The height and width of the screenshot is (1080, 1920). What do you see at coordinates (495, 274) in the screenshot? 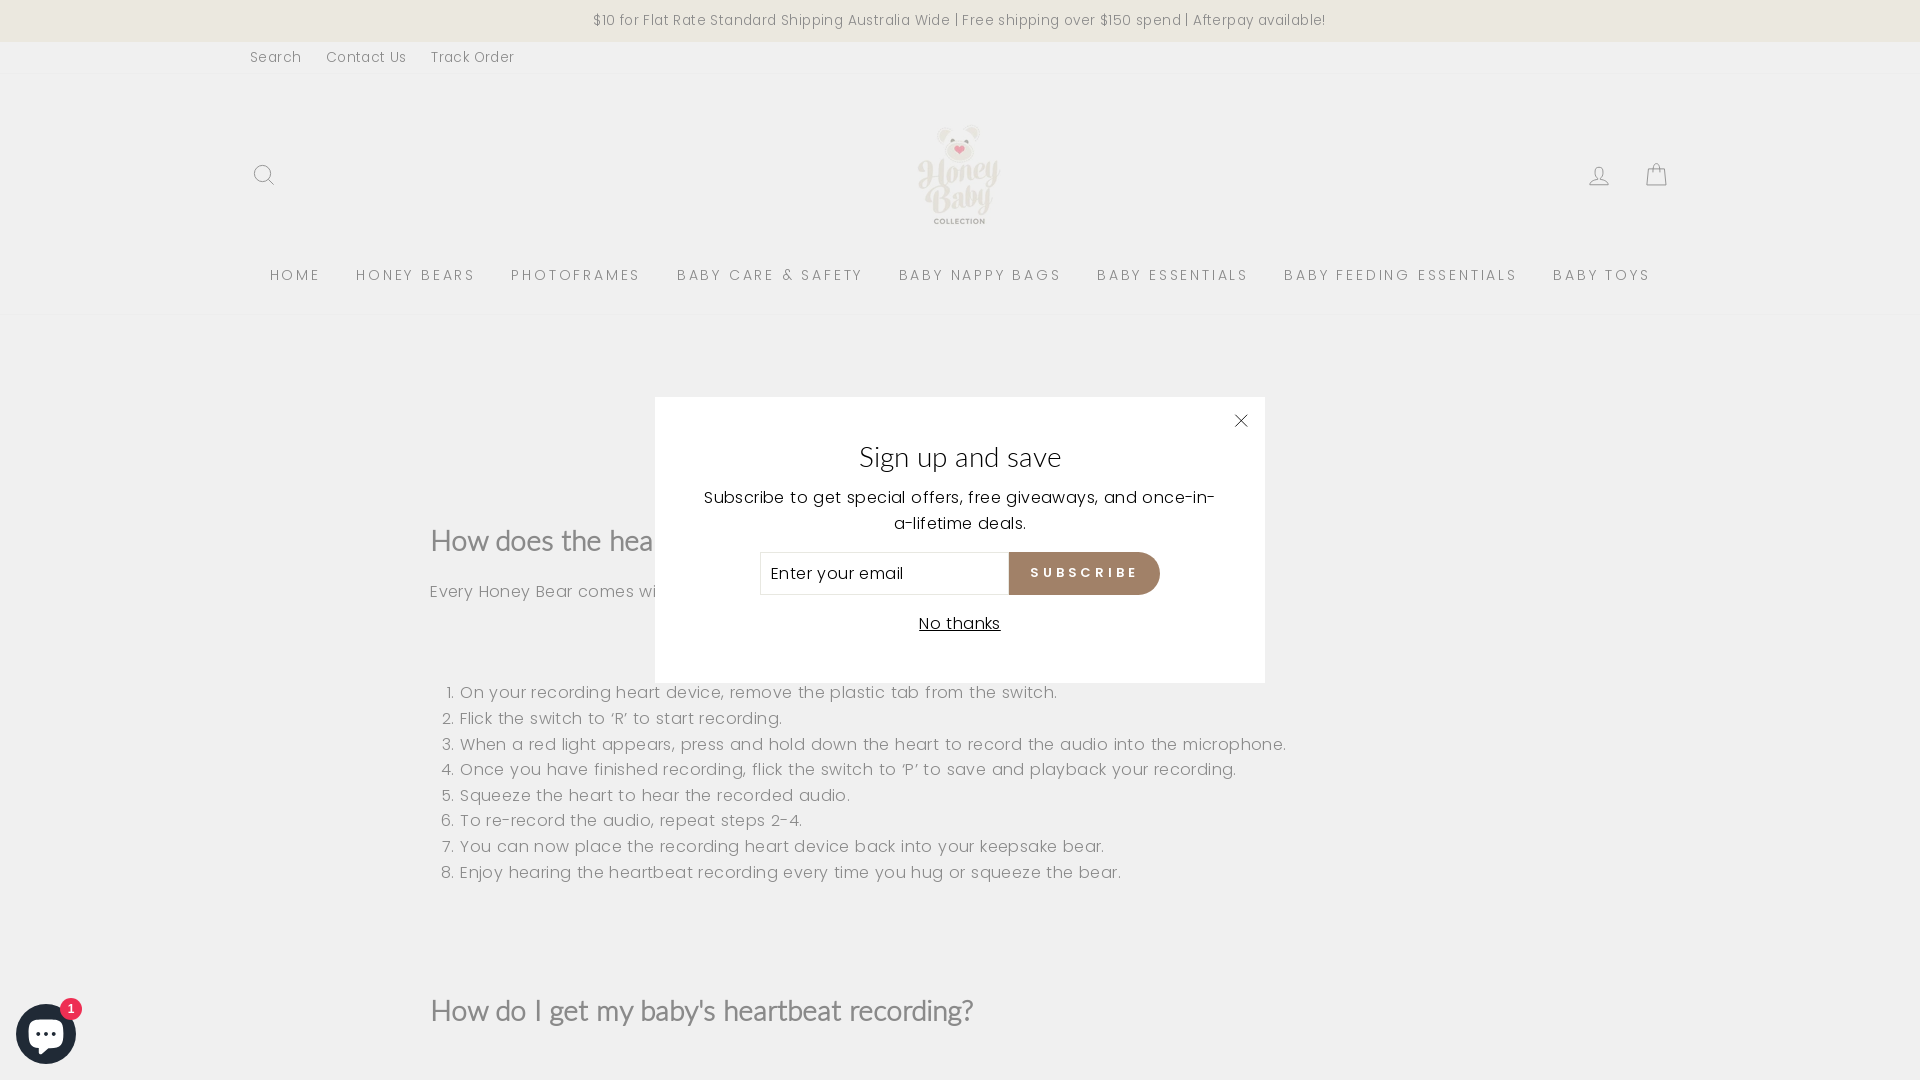
I see `'PHOTOFRAMES'` at bounding box center [495, 274].